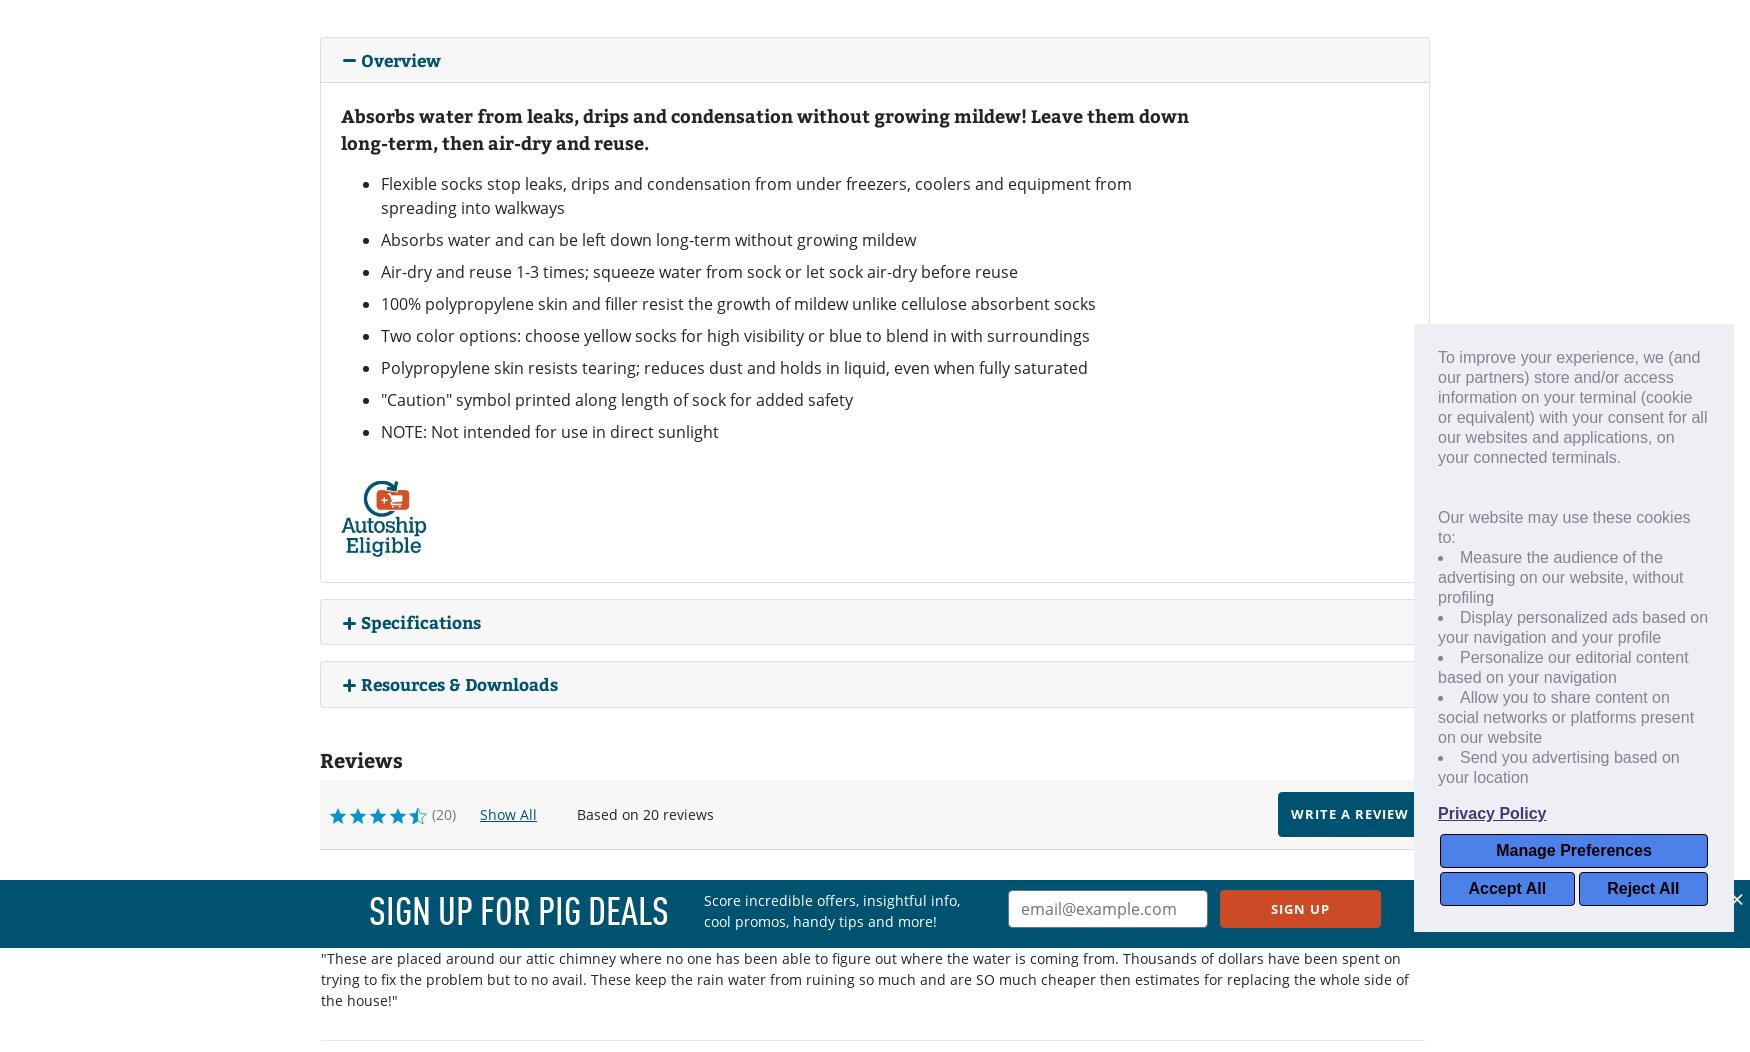 Image resolution: width=1750 pixels, height=1052 pixels. I want to click on 'saves our ceiling!', so click(320, 927).